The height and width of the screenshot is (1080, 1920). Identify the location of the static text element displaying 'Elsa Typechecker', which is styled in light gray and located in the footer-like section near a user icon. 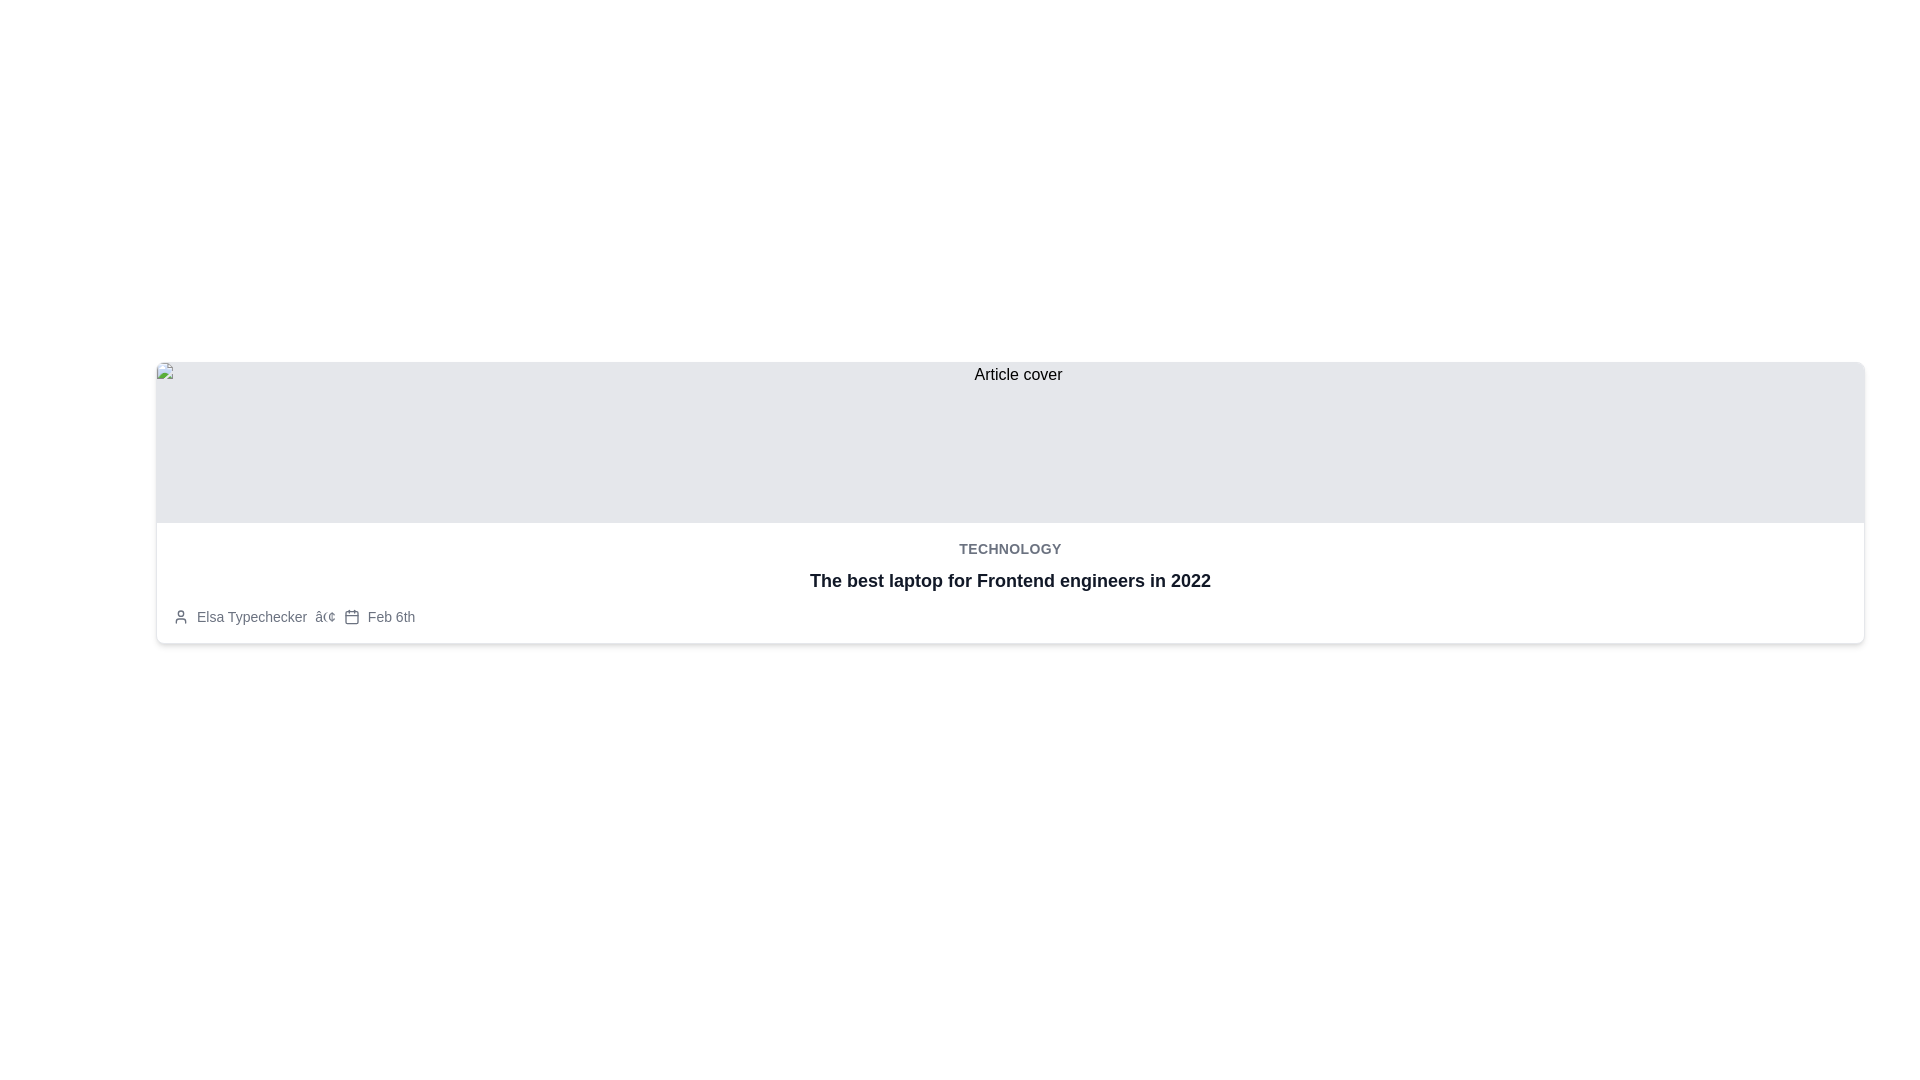
(251, 616).